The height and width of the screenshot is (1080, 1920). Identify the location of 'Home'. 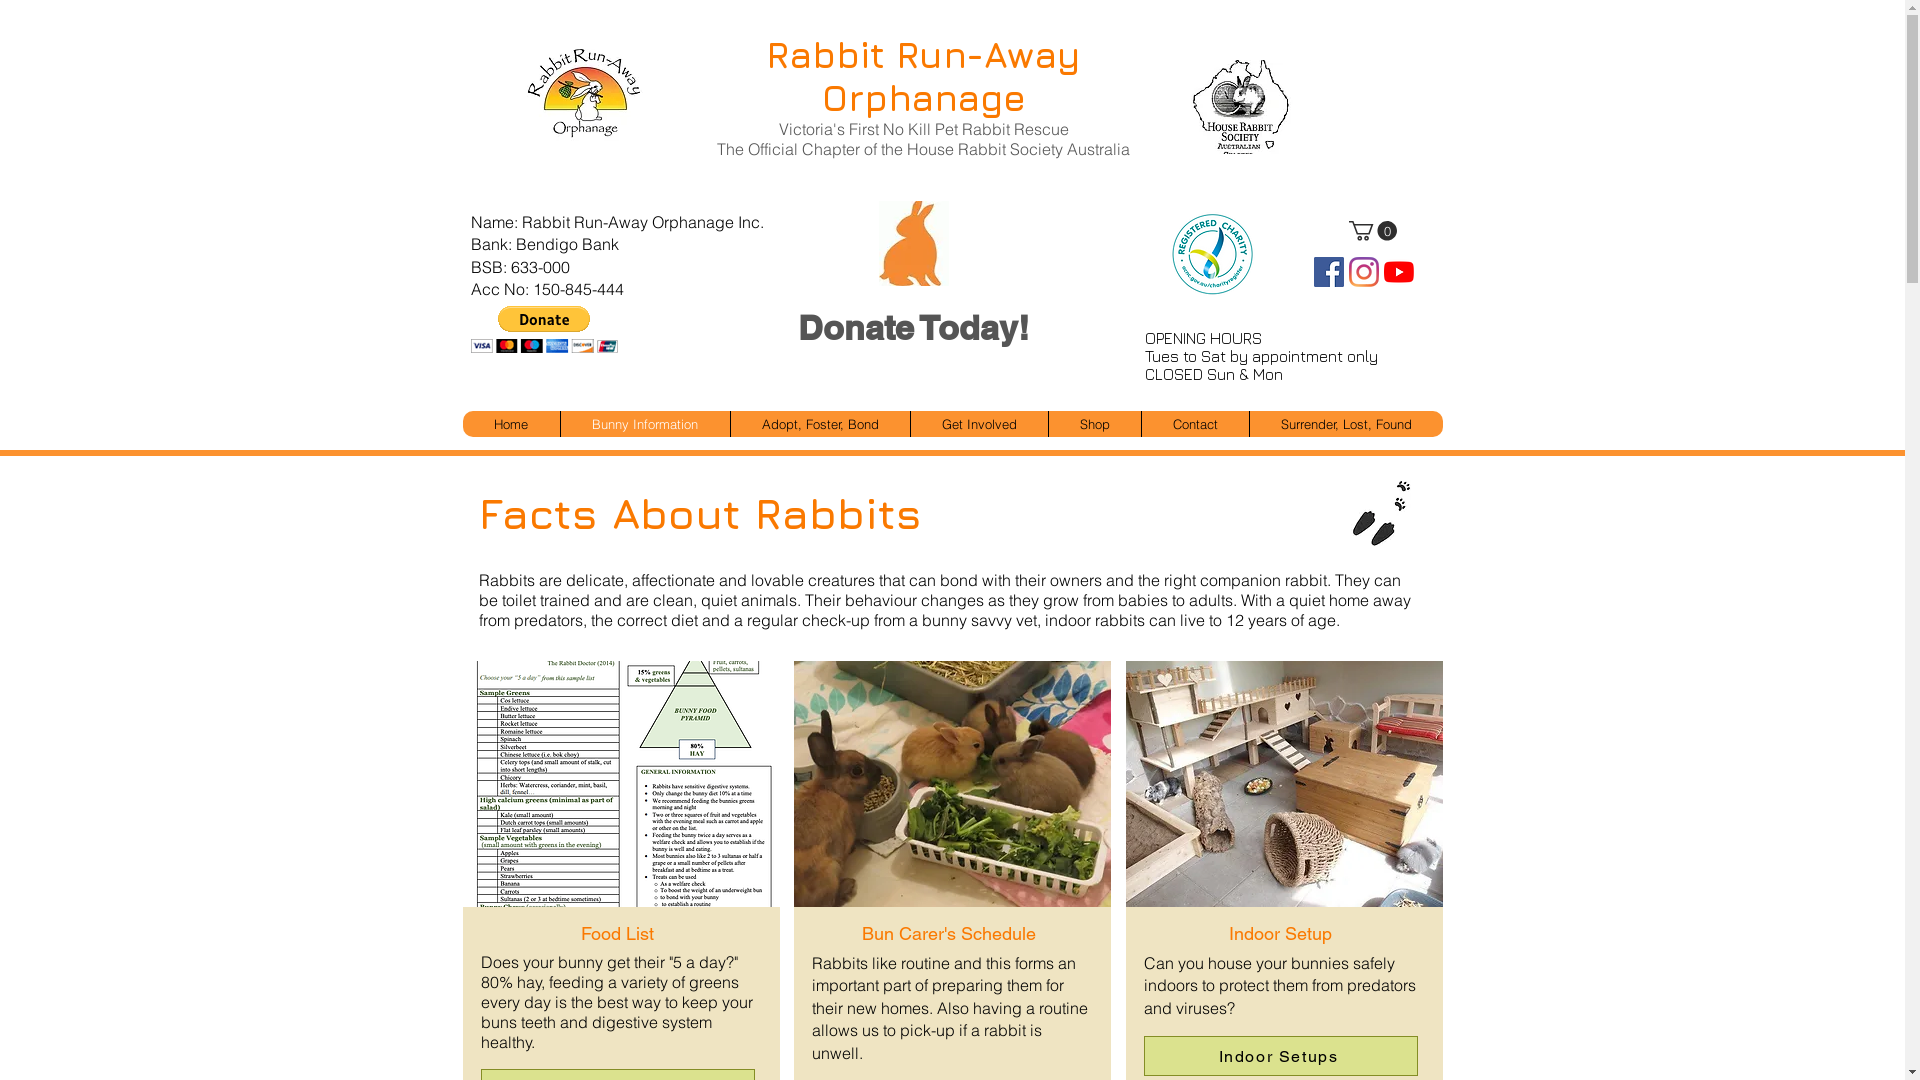
(510, 423).